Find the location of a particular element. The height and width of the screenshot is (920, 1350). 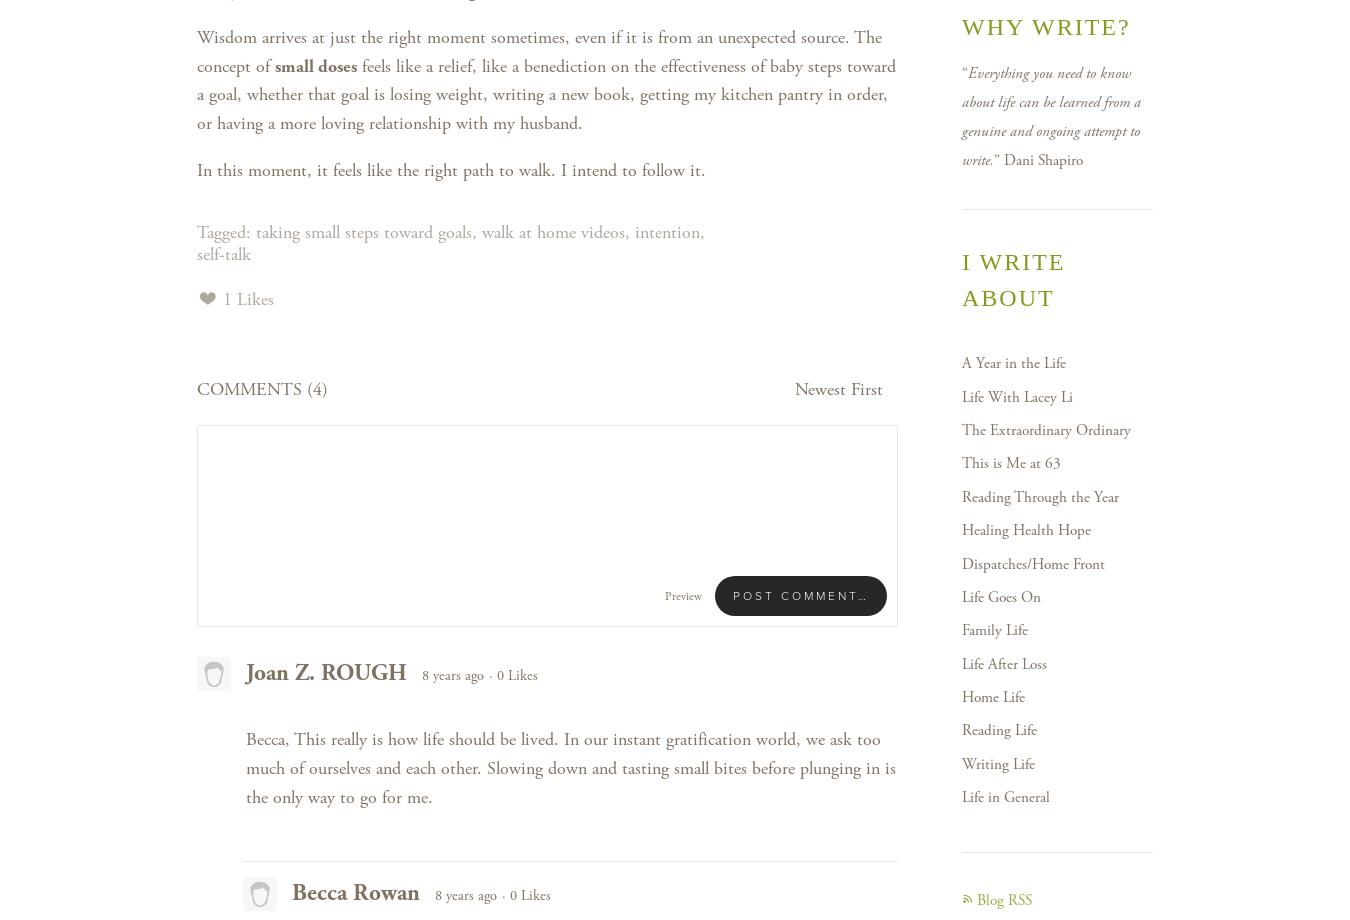

'Home Life' is located at coordinates (992, 697).